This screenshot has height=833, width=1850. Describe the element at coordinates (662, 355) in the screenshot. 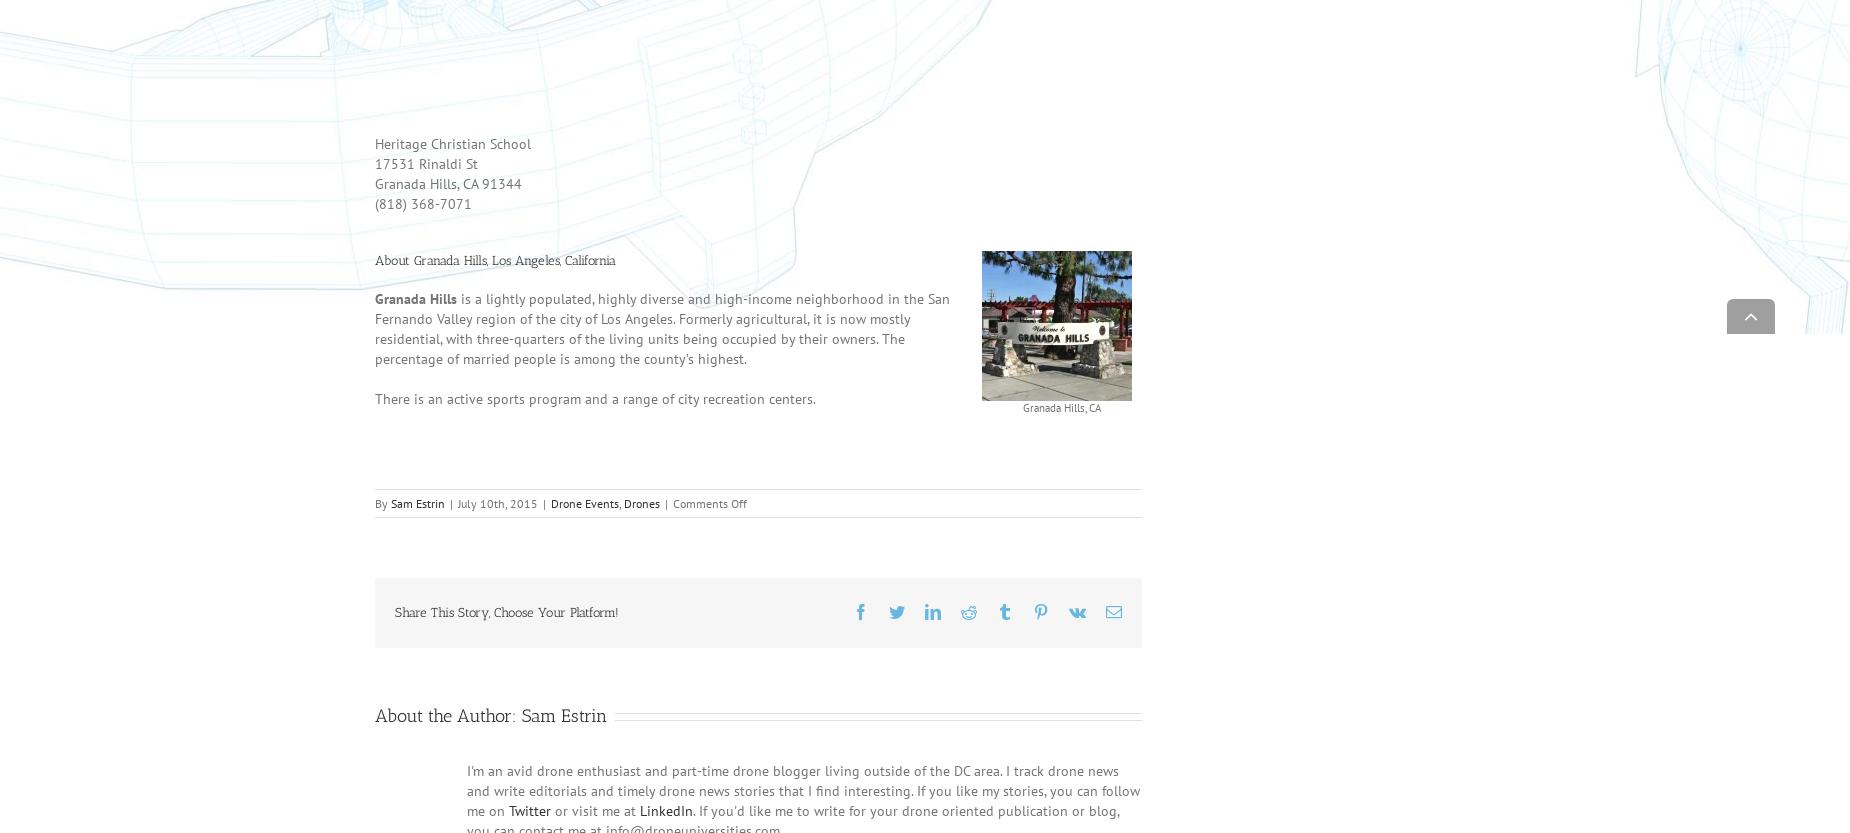

I see `'is a lightly populated, highly diverse and high-income neighborhood in the San Fernando Valley region of the city of Los Angeles. Formerly agricultural, it is now mostly residential, with three-quarters of the living units being occupied by their owners. The percentage of married people is among the county’s highest.'` at that location.